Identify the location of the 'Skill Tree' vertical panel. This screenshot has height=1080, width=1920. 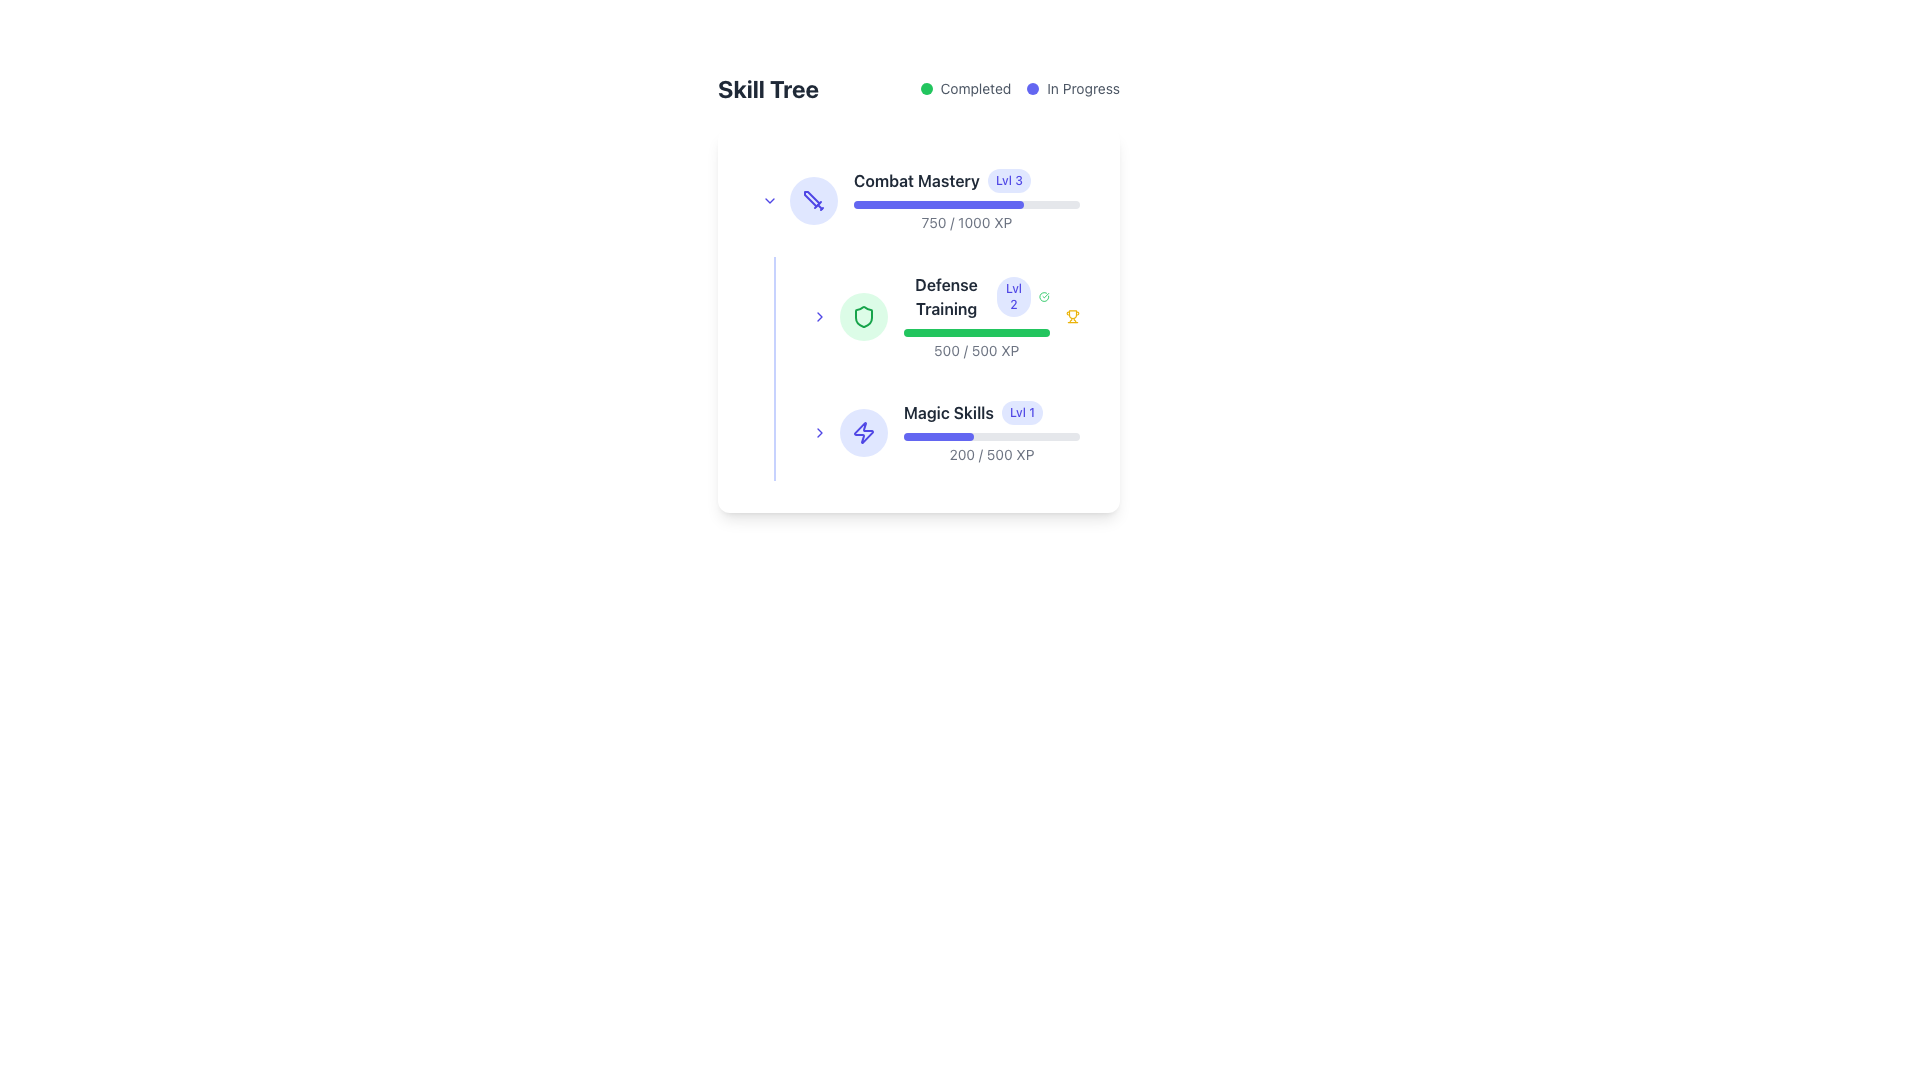
(917, 293).